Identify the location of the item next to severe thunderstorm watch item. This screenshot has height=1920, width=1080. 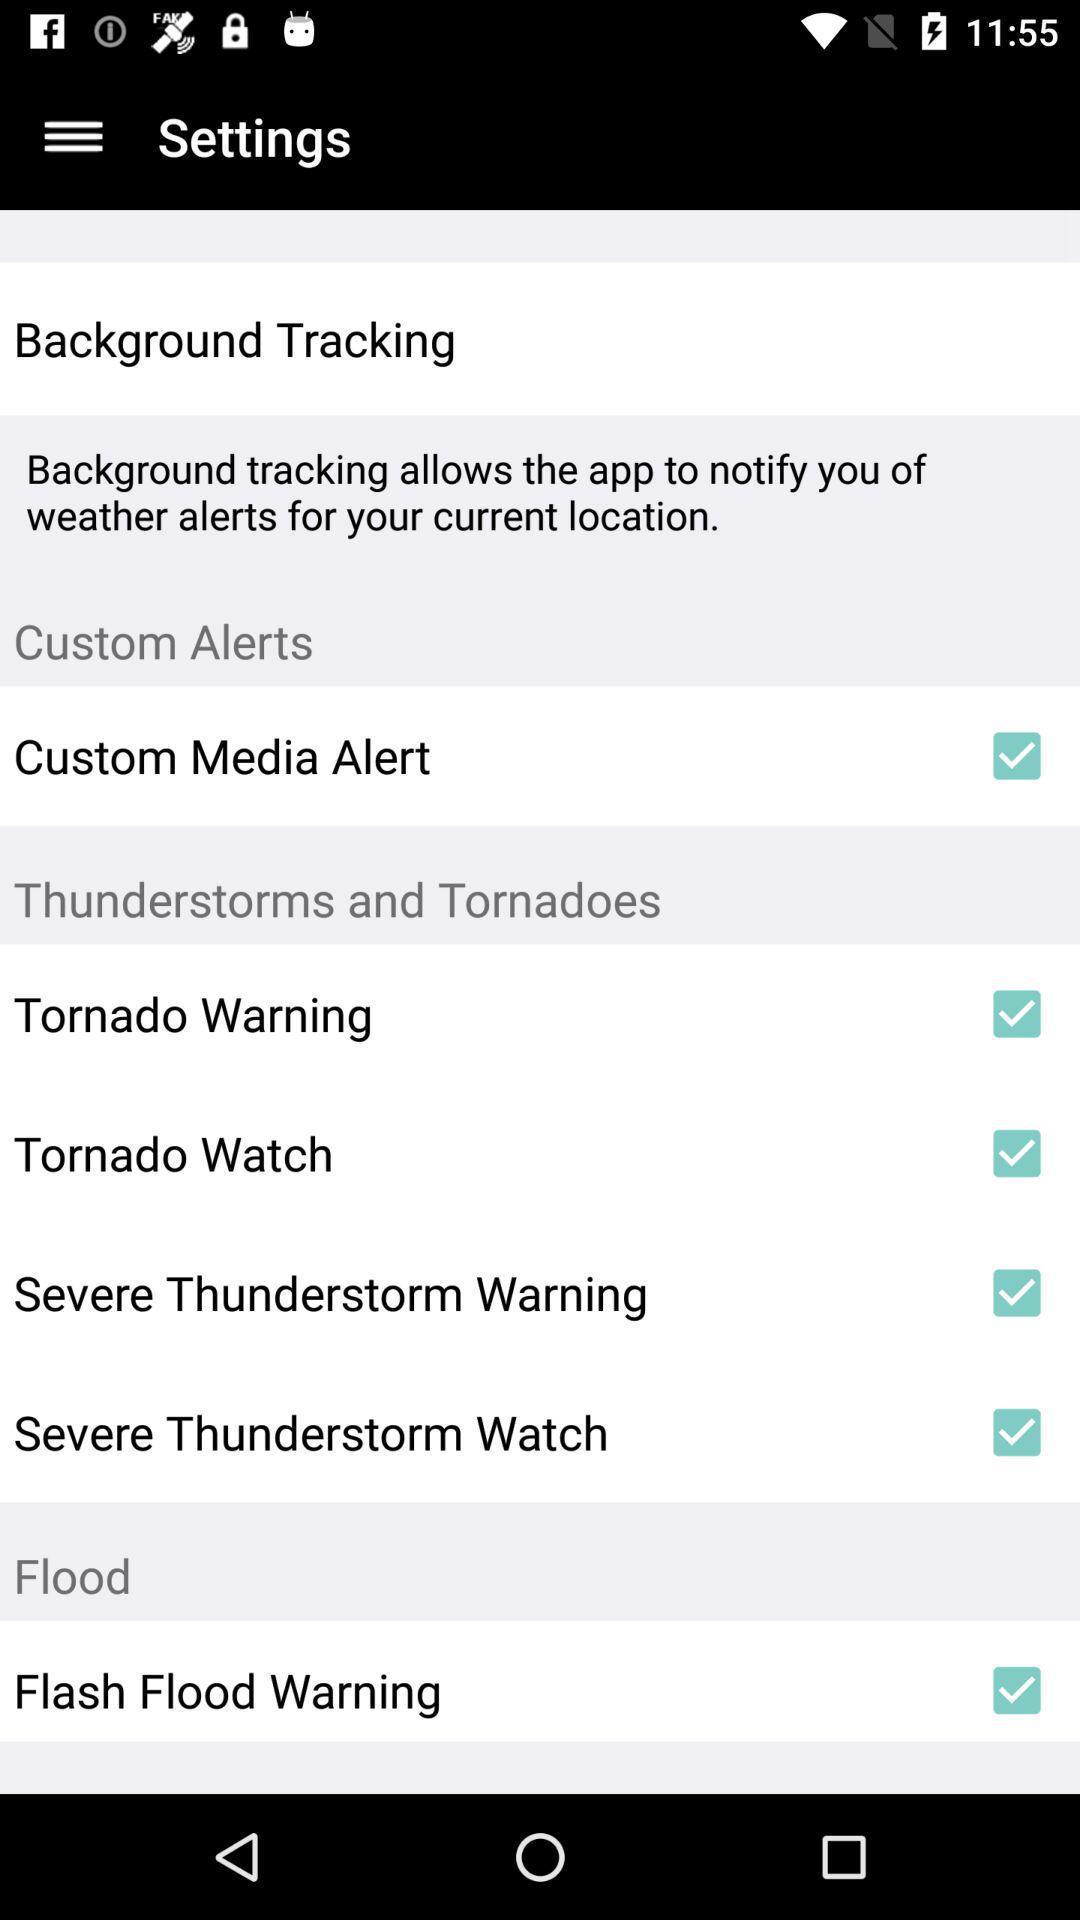
(1017, 1431).